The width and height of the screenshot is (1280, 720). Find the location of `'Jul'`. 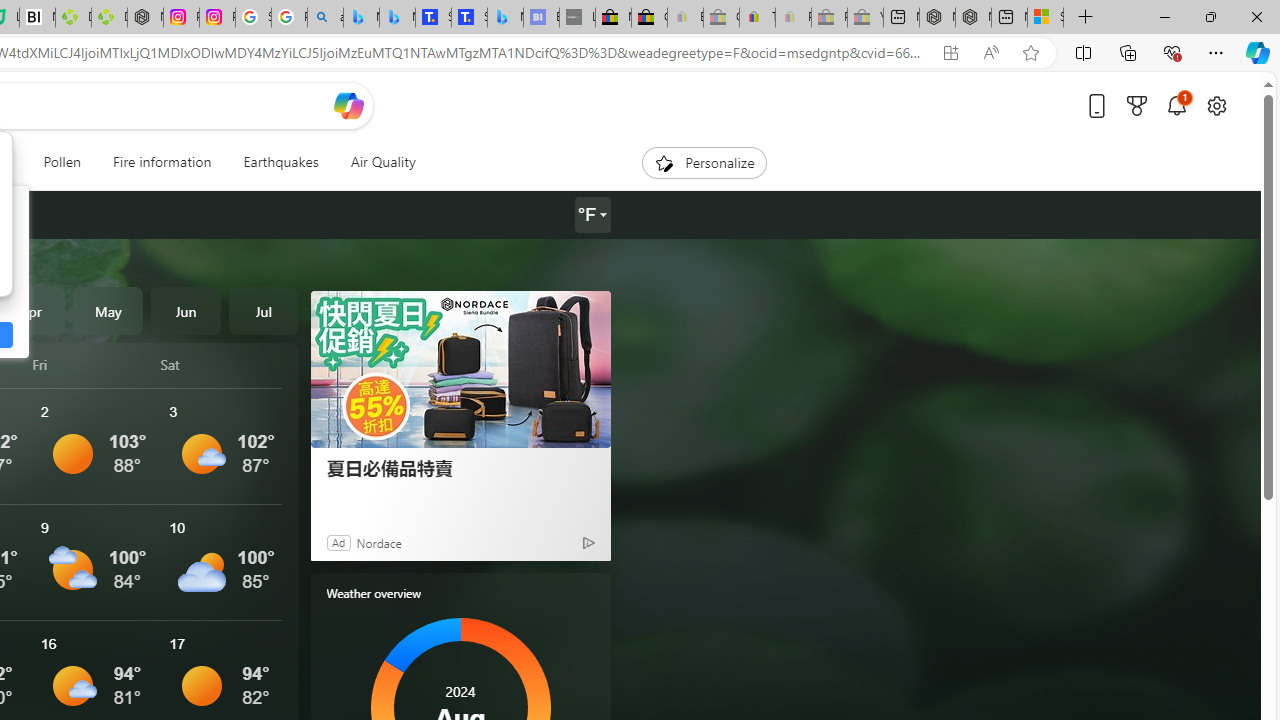

'Jul' is located at coordinates (262, 311).